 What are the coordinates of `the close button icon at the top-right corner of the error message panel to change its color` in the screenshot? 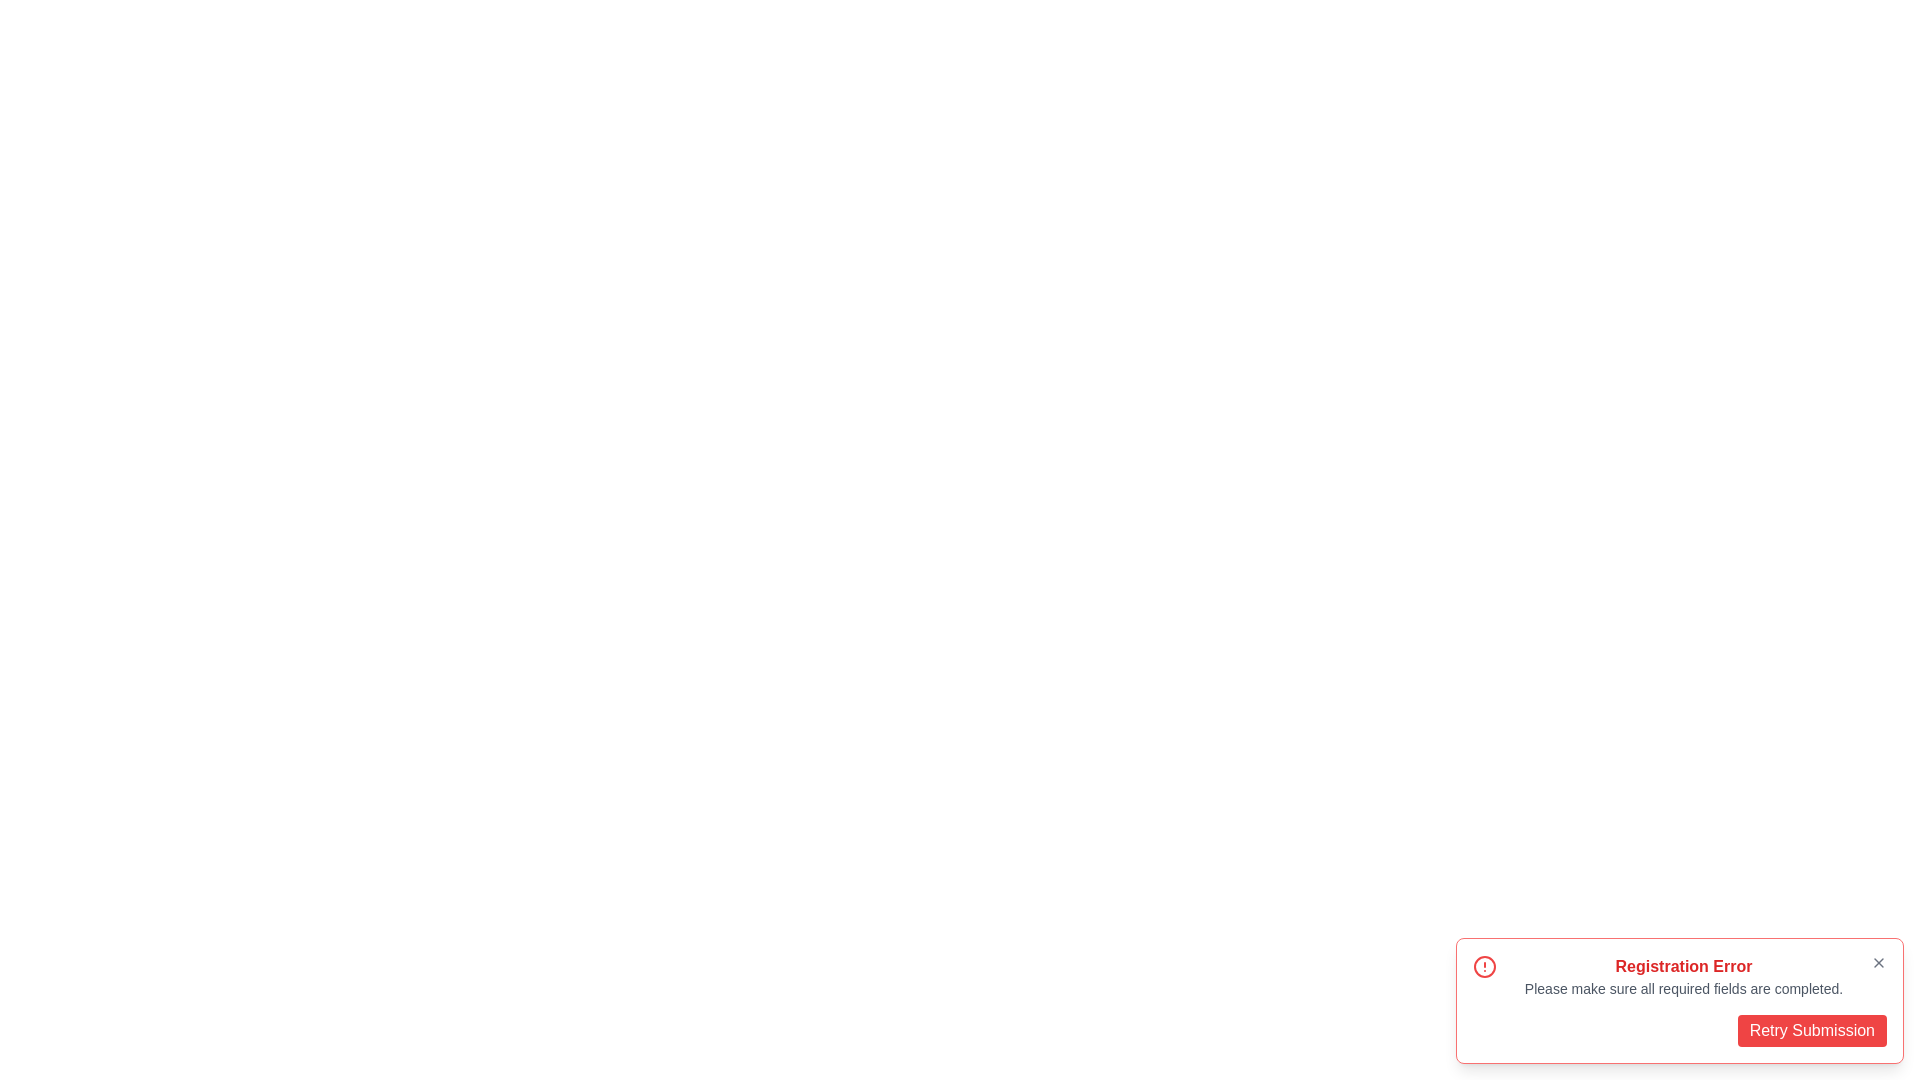 It's located at (1877, 962).